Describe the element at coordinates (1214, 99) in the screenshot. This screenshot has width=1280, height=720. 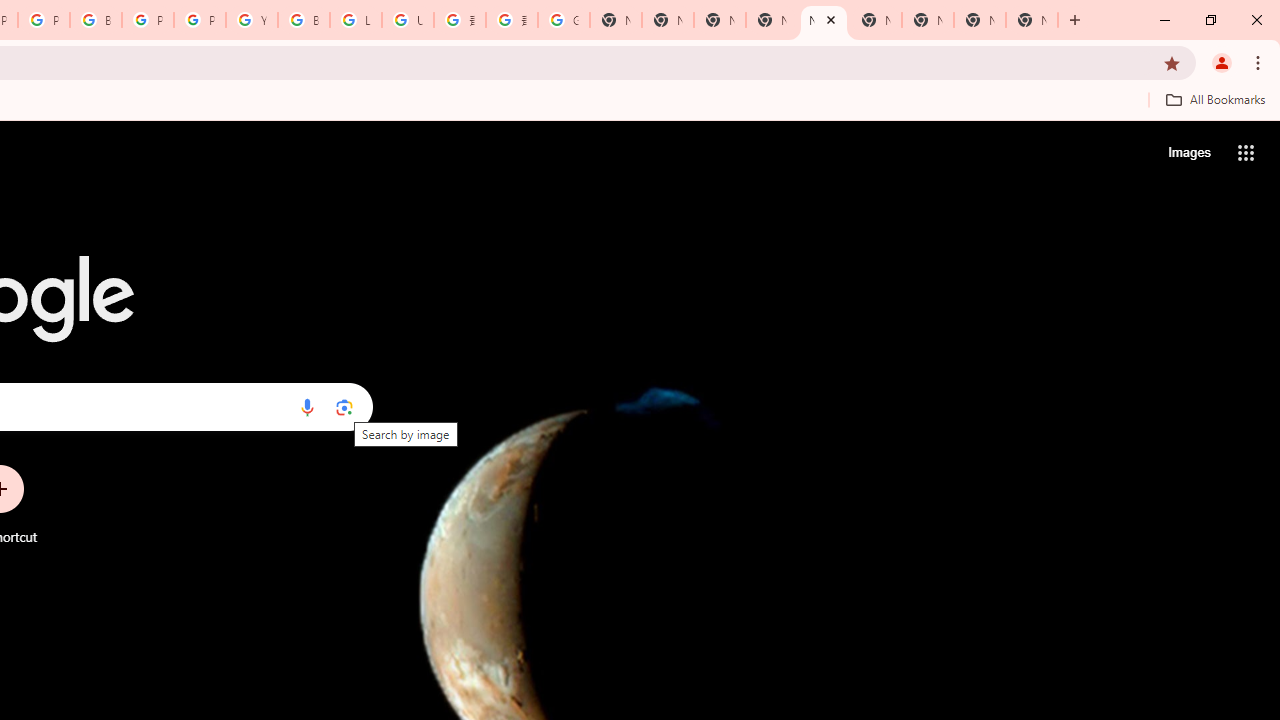
I see `'All Bookmarks'` at that location.